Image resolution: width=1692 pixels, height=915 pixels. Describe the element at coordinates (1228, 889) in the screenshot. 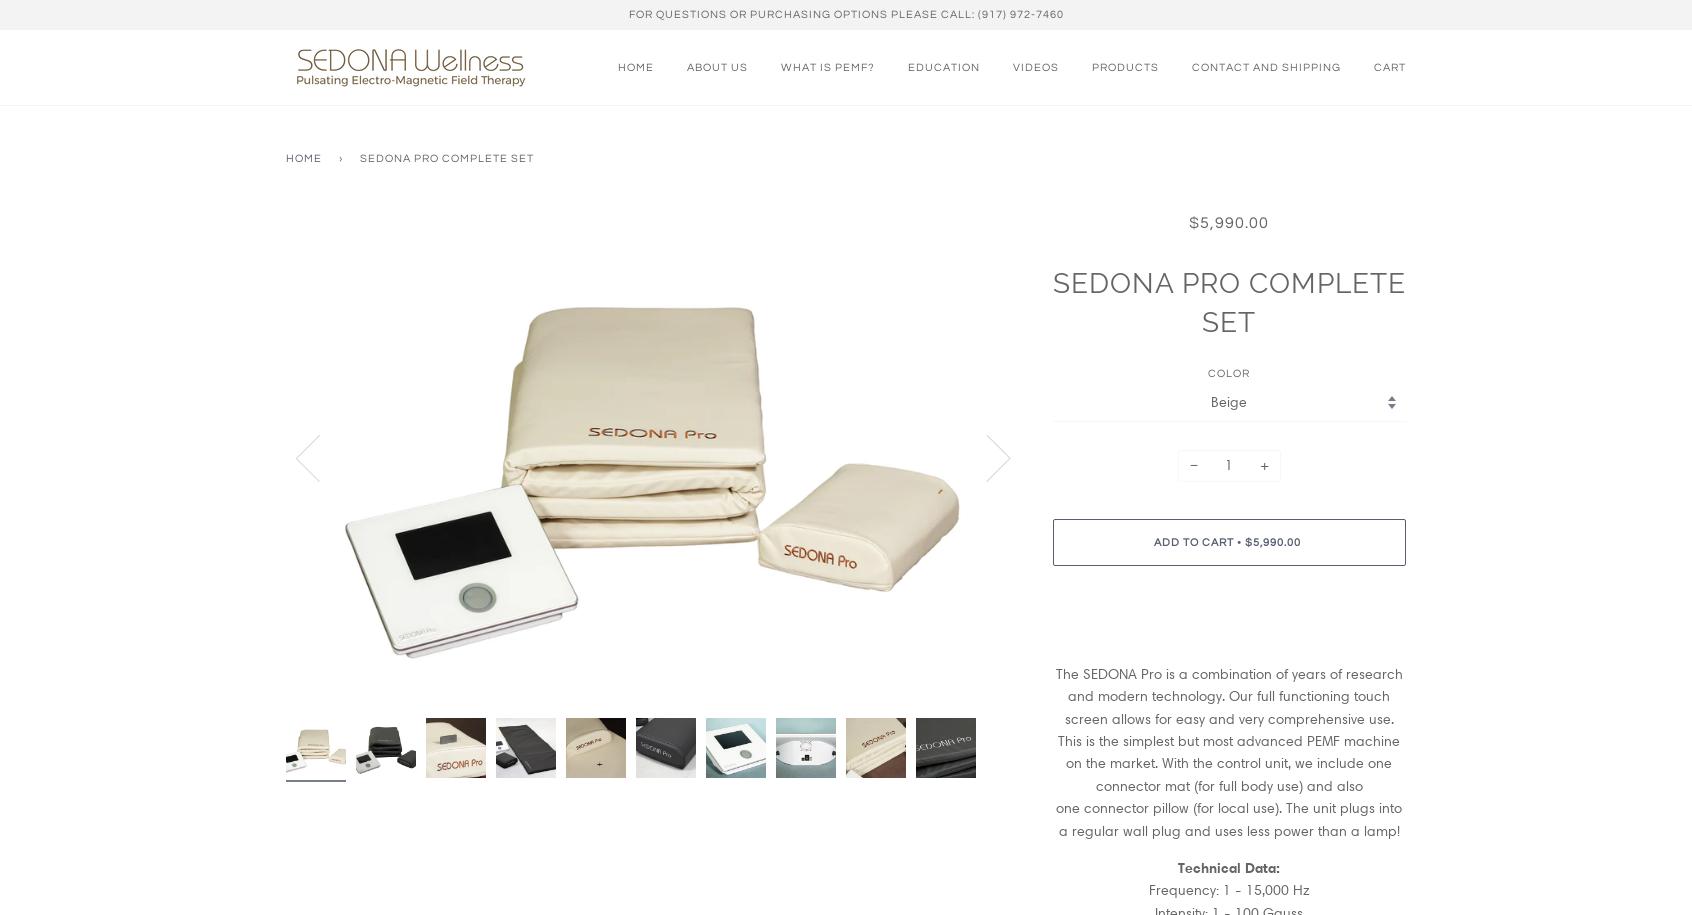

I see `'Frequency: 1 - 15,000 Hz'` at that location.